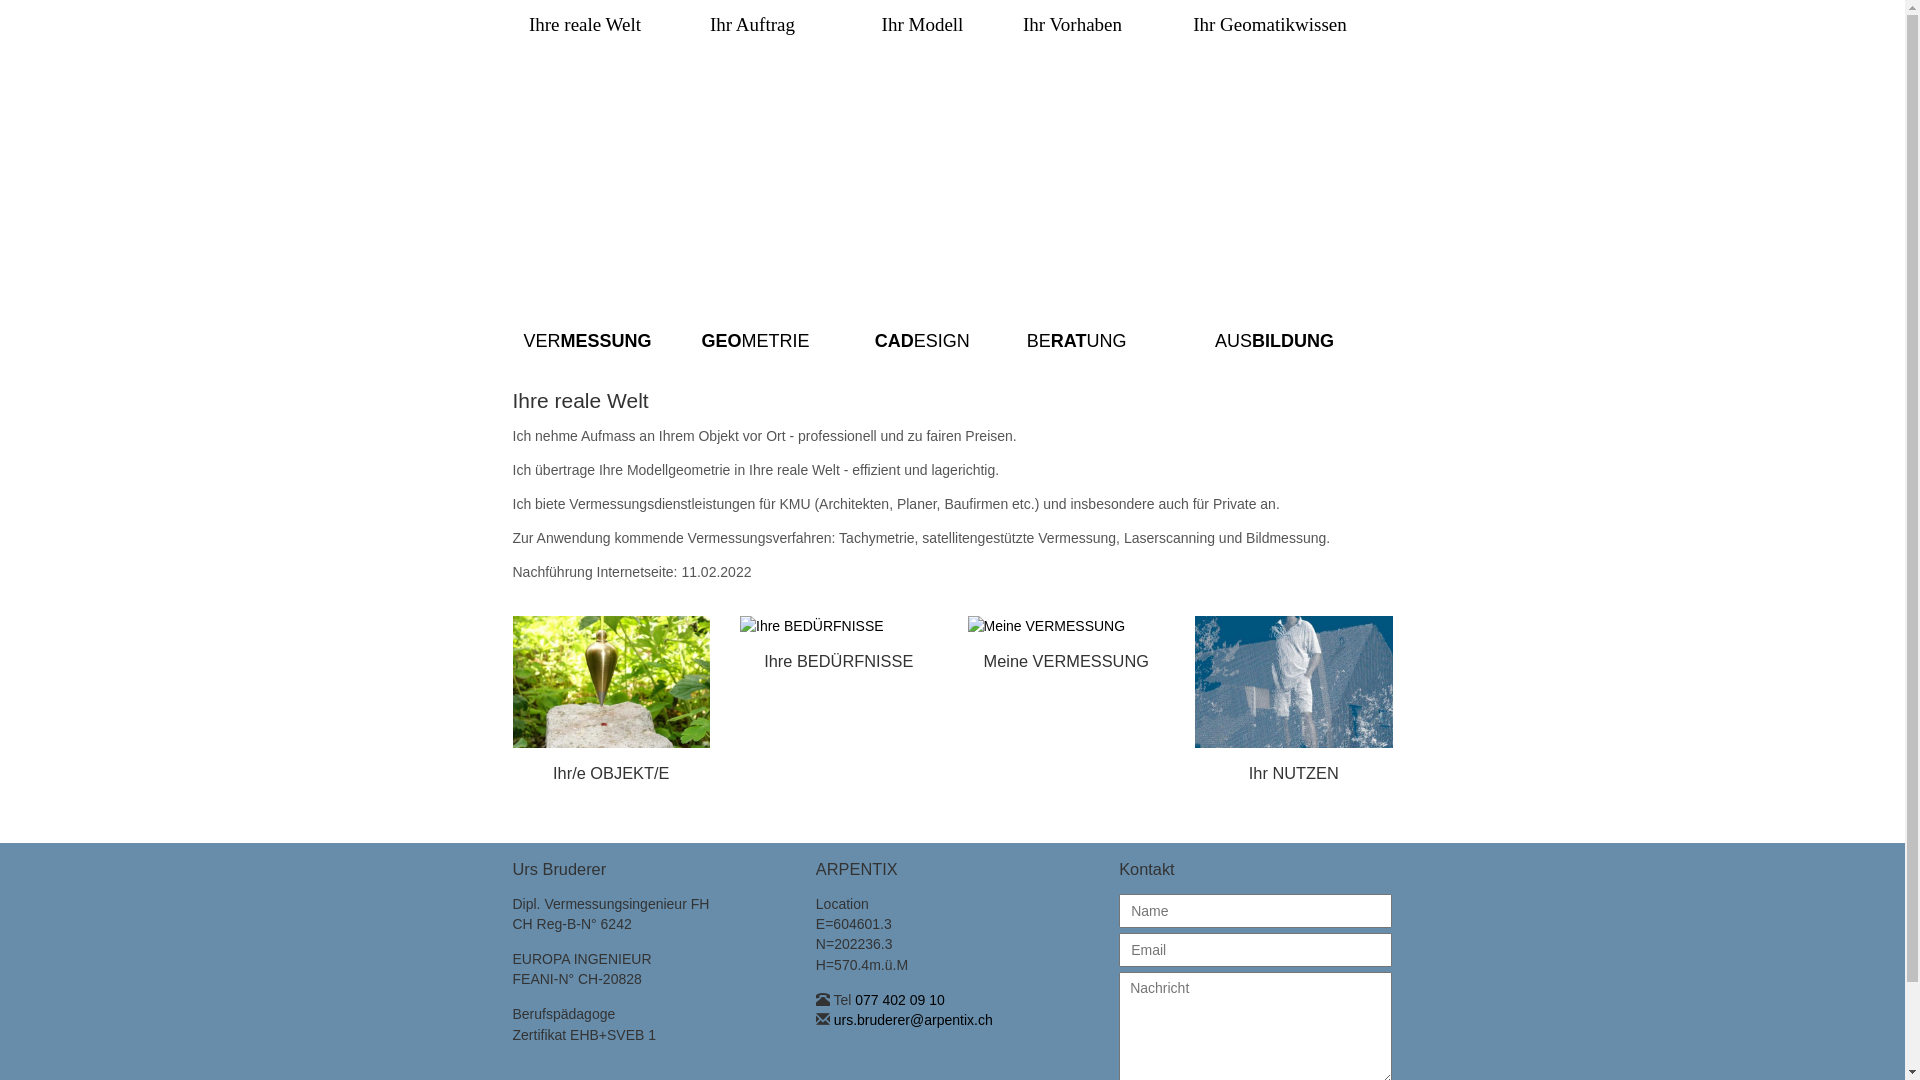  Describe the element at coordinates (874, 339) in the screenshot. I see `'CADESIGN'` at that location.